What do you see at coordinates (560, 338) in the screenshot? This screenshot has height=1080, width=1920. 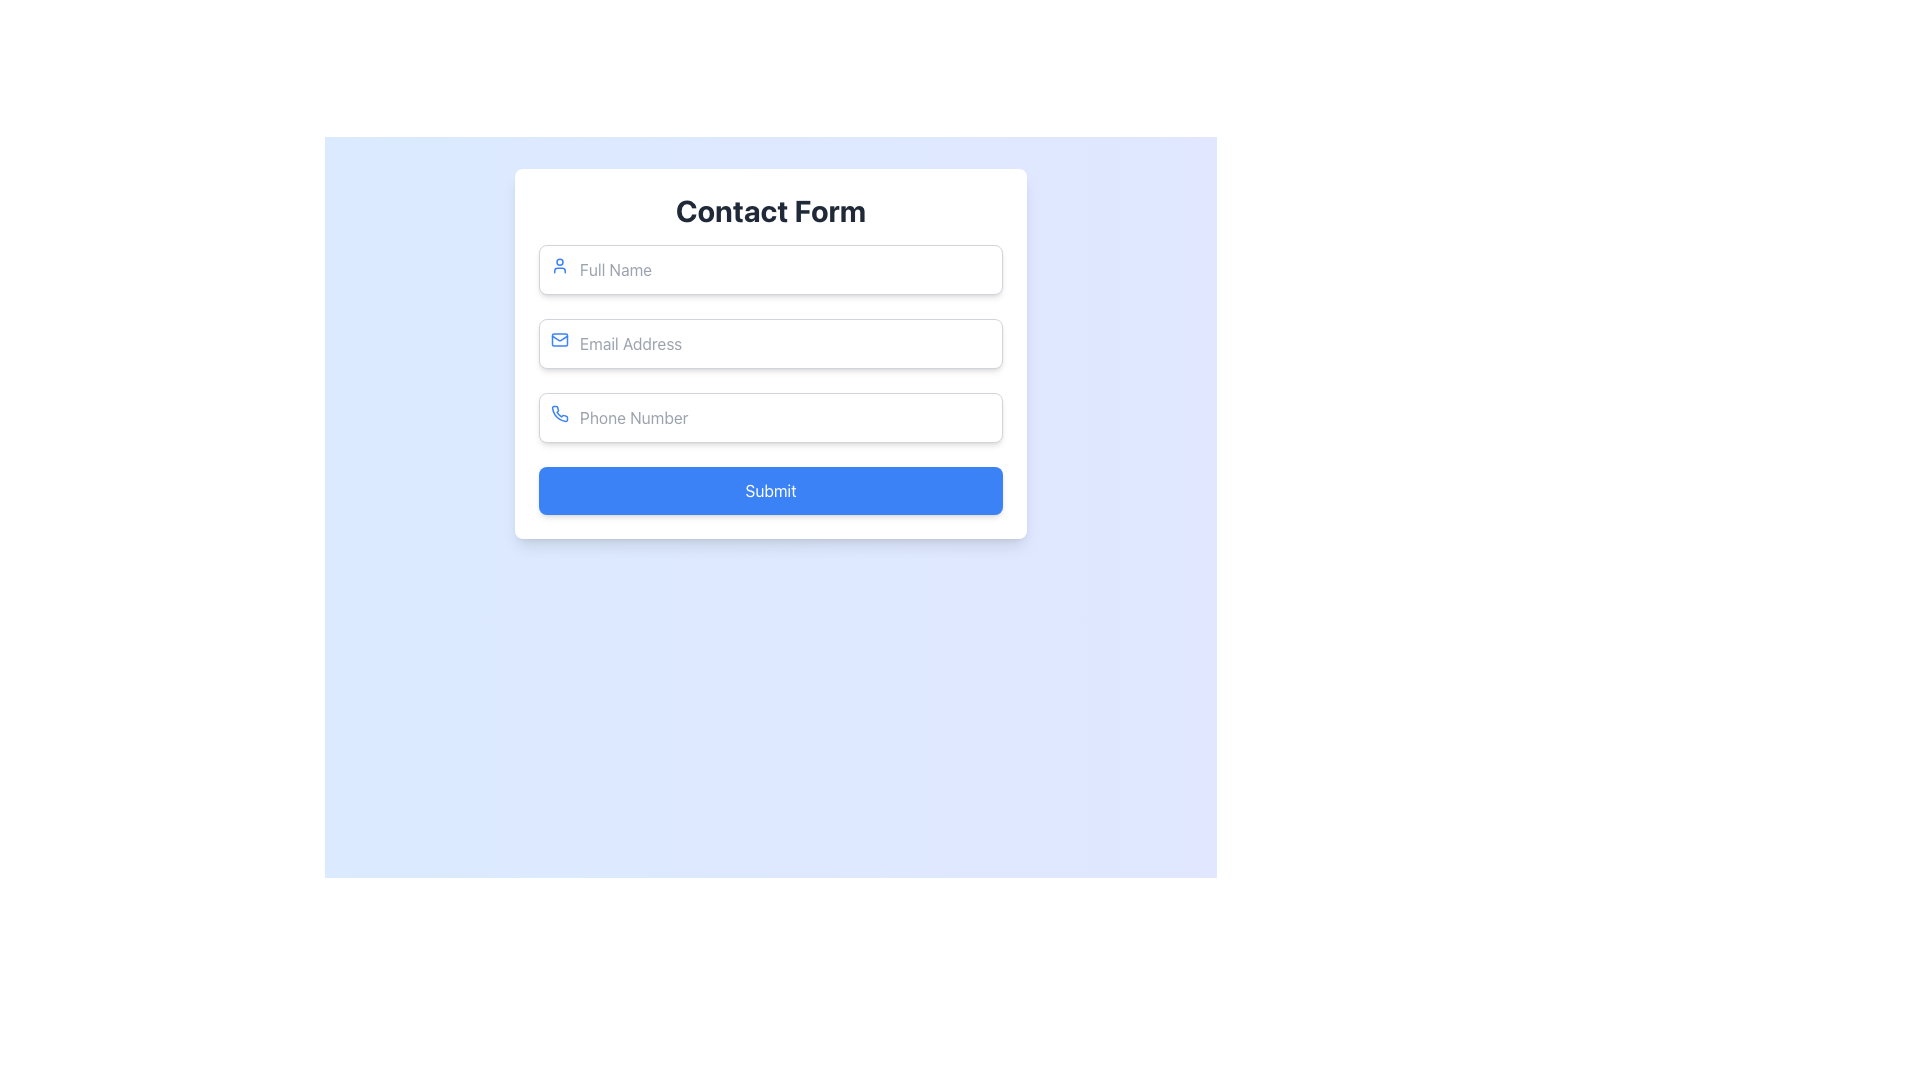 I see `the email input field icon, which visually indicates that the field is for entering an email address, located to the left of the email input field` at bounding box center [560, 338].